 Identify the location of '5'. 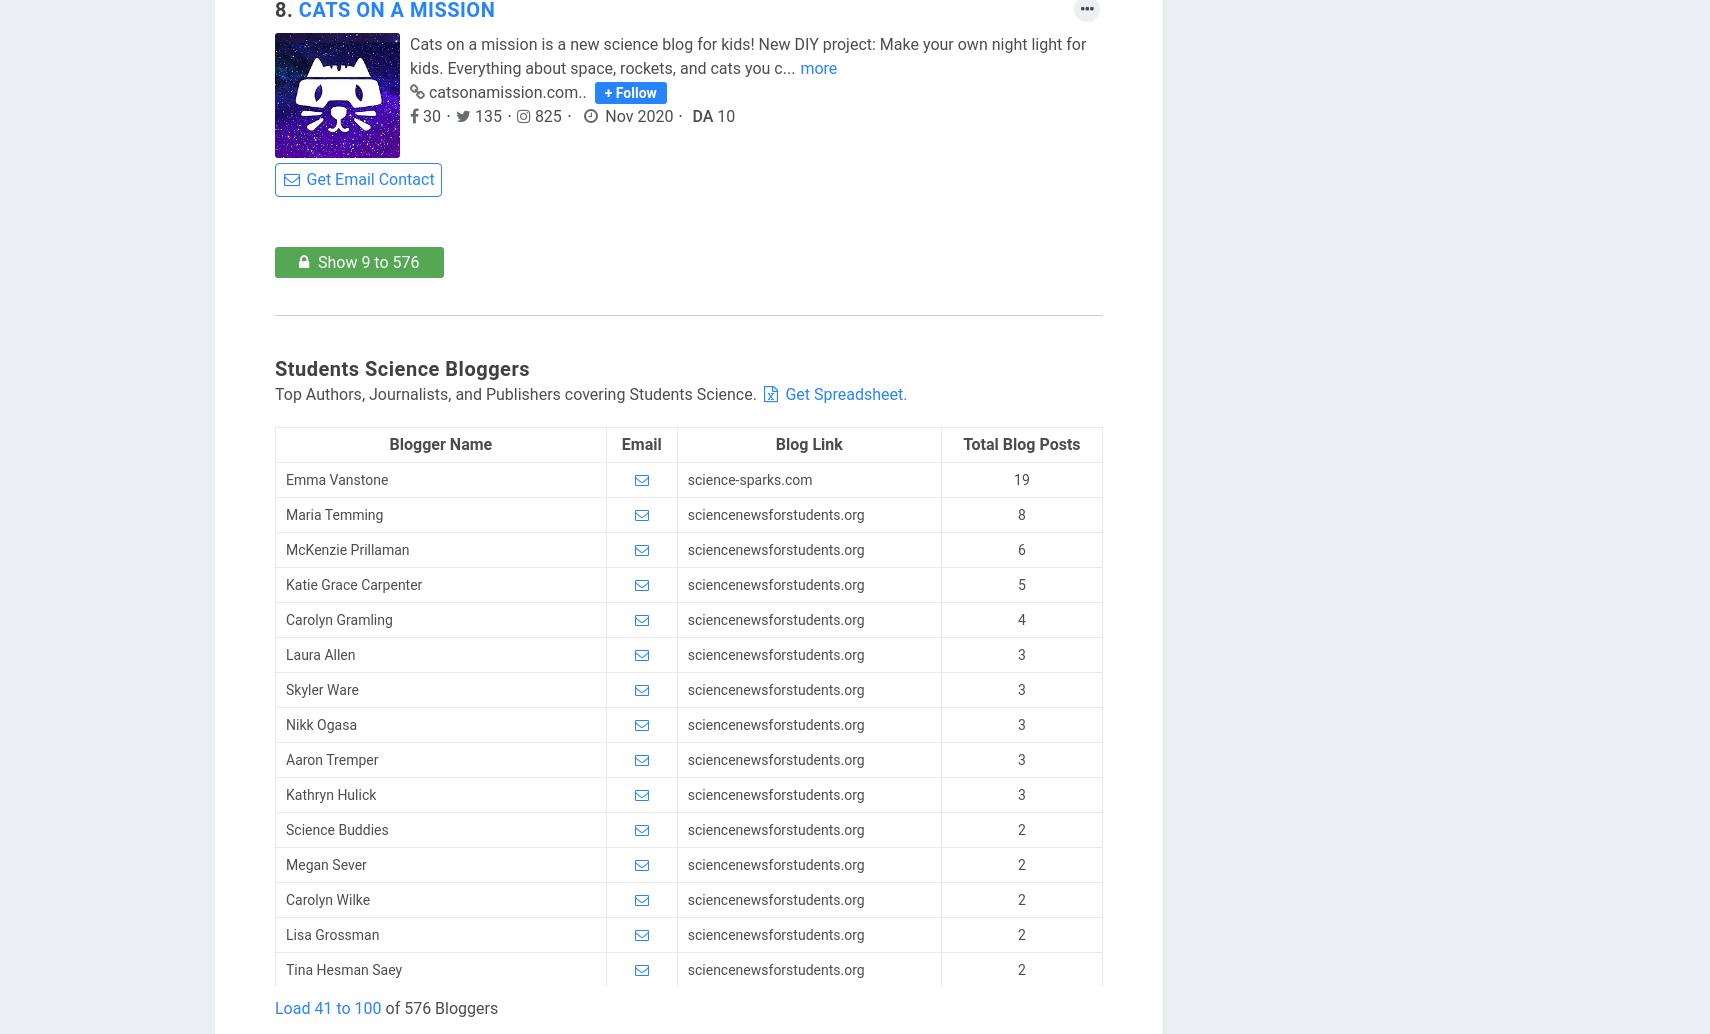
(1020, 584).